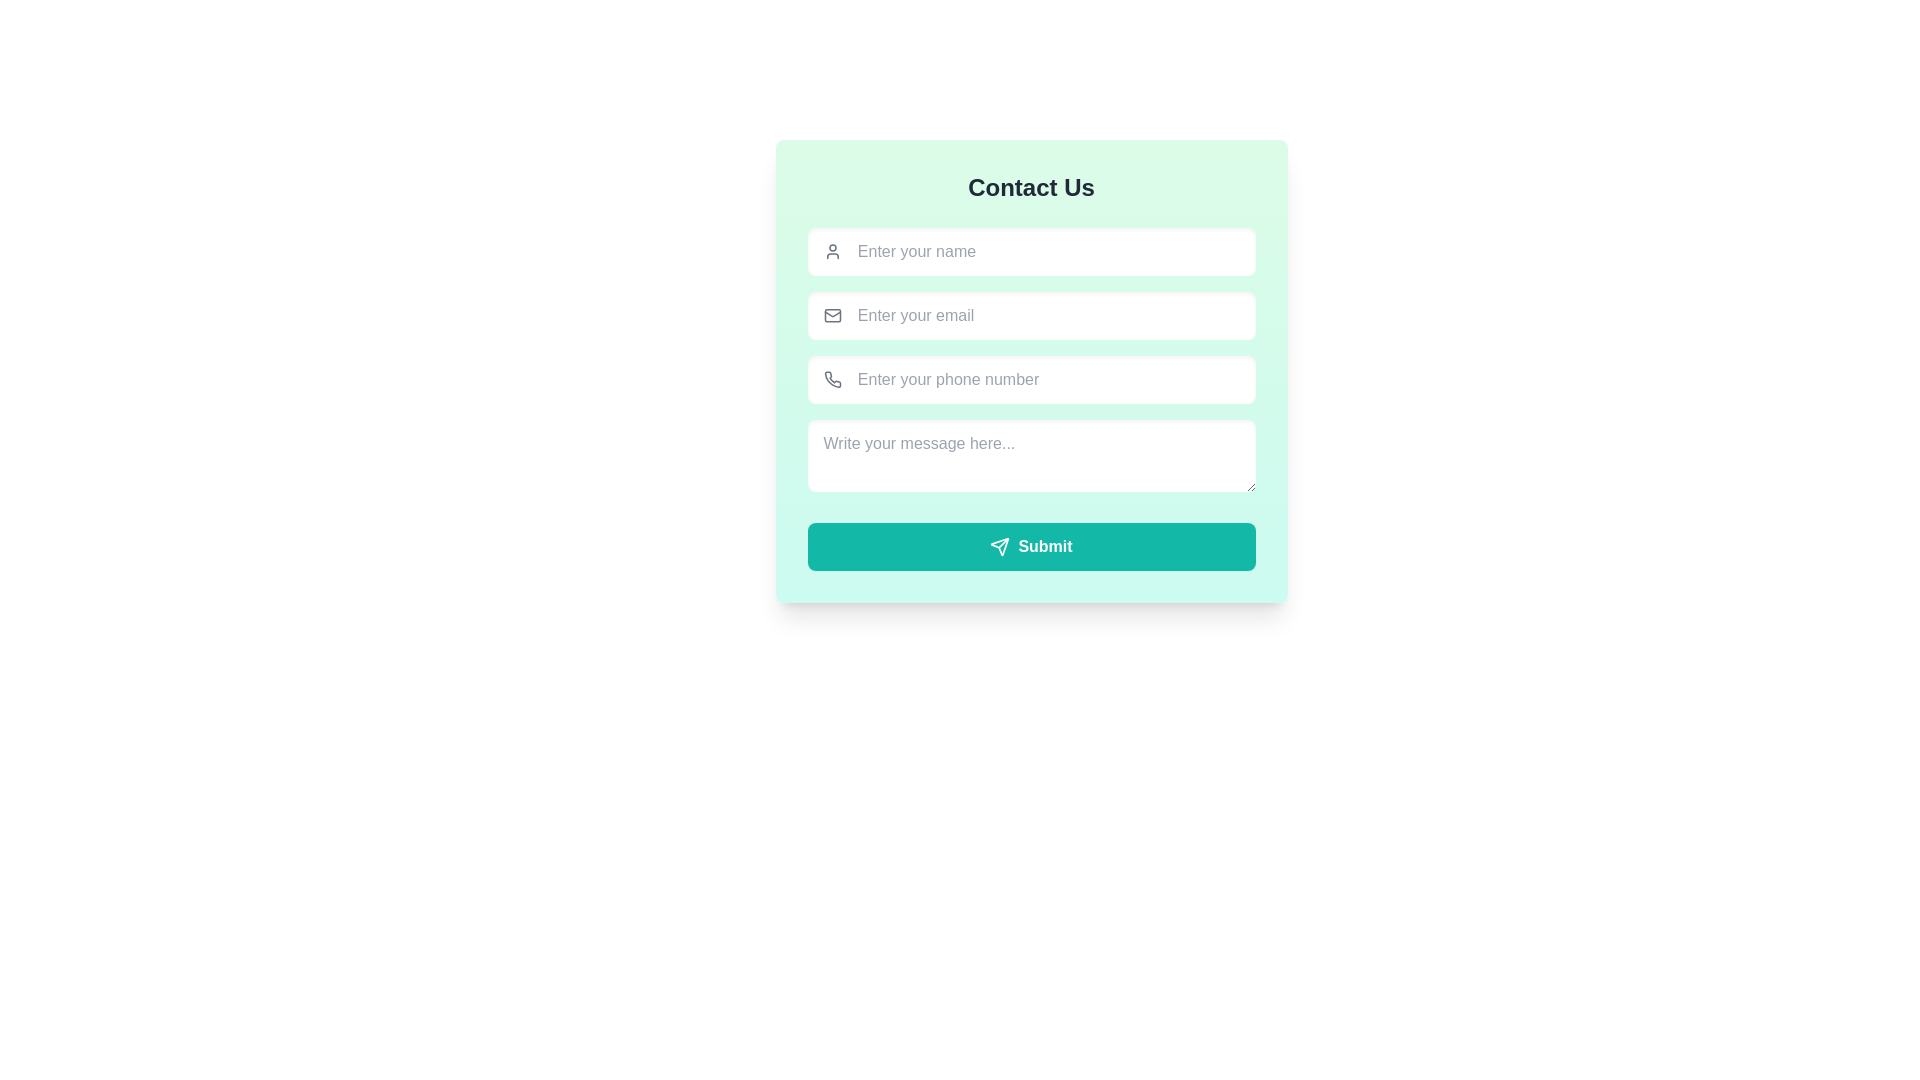 Image resolution: width=1920 pixels, height=1080 pixels. What do you see at coordinates (832, 315) in the screenshot?
I see `the email icon located to the left of the 'Enter your email' text input area in the central form of the layout` at bounding box center [832, 315].